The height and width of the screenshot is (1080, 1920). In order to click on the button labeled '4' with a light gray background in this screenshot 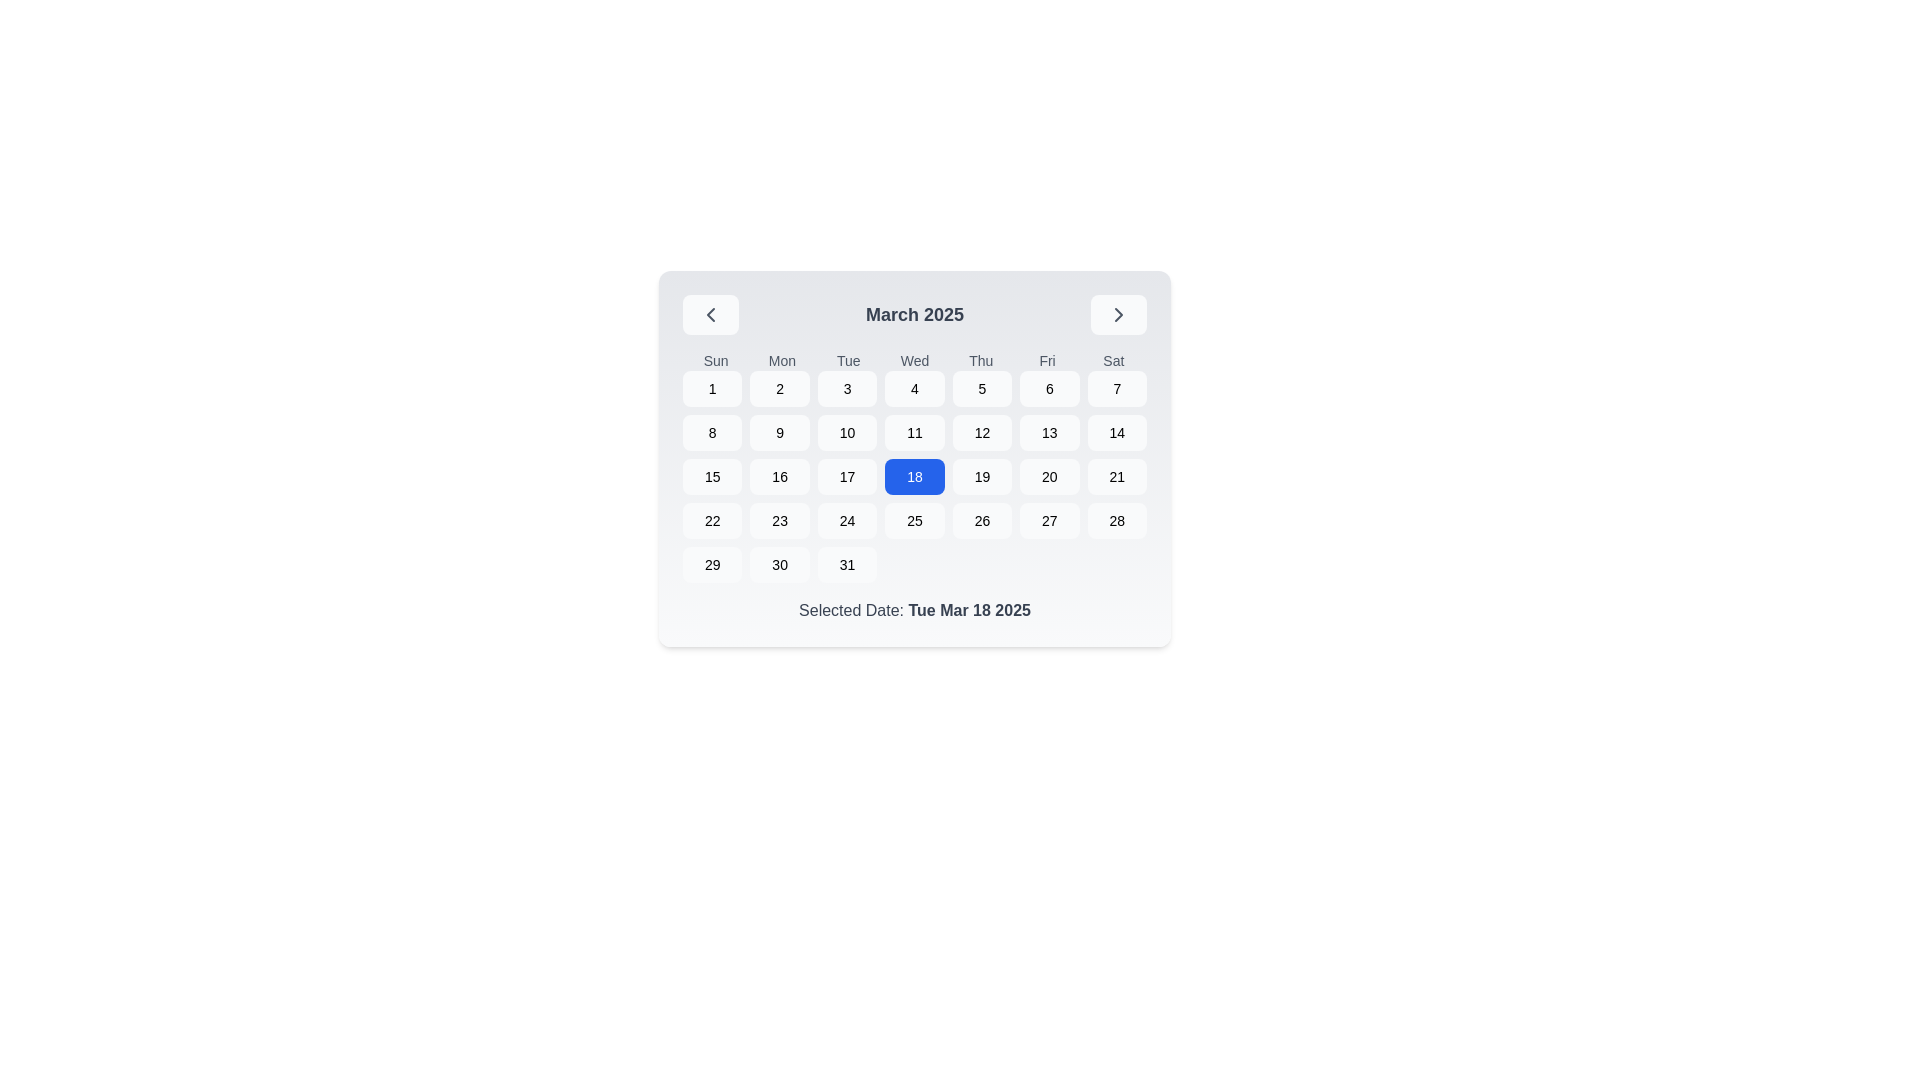, I will do `click(914, 389)`.